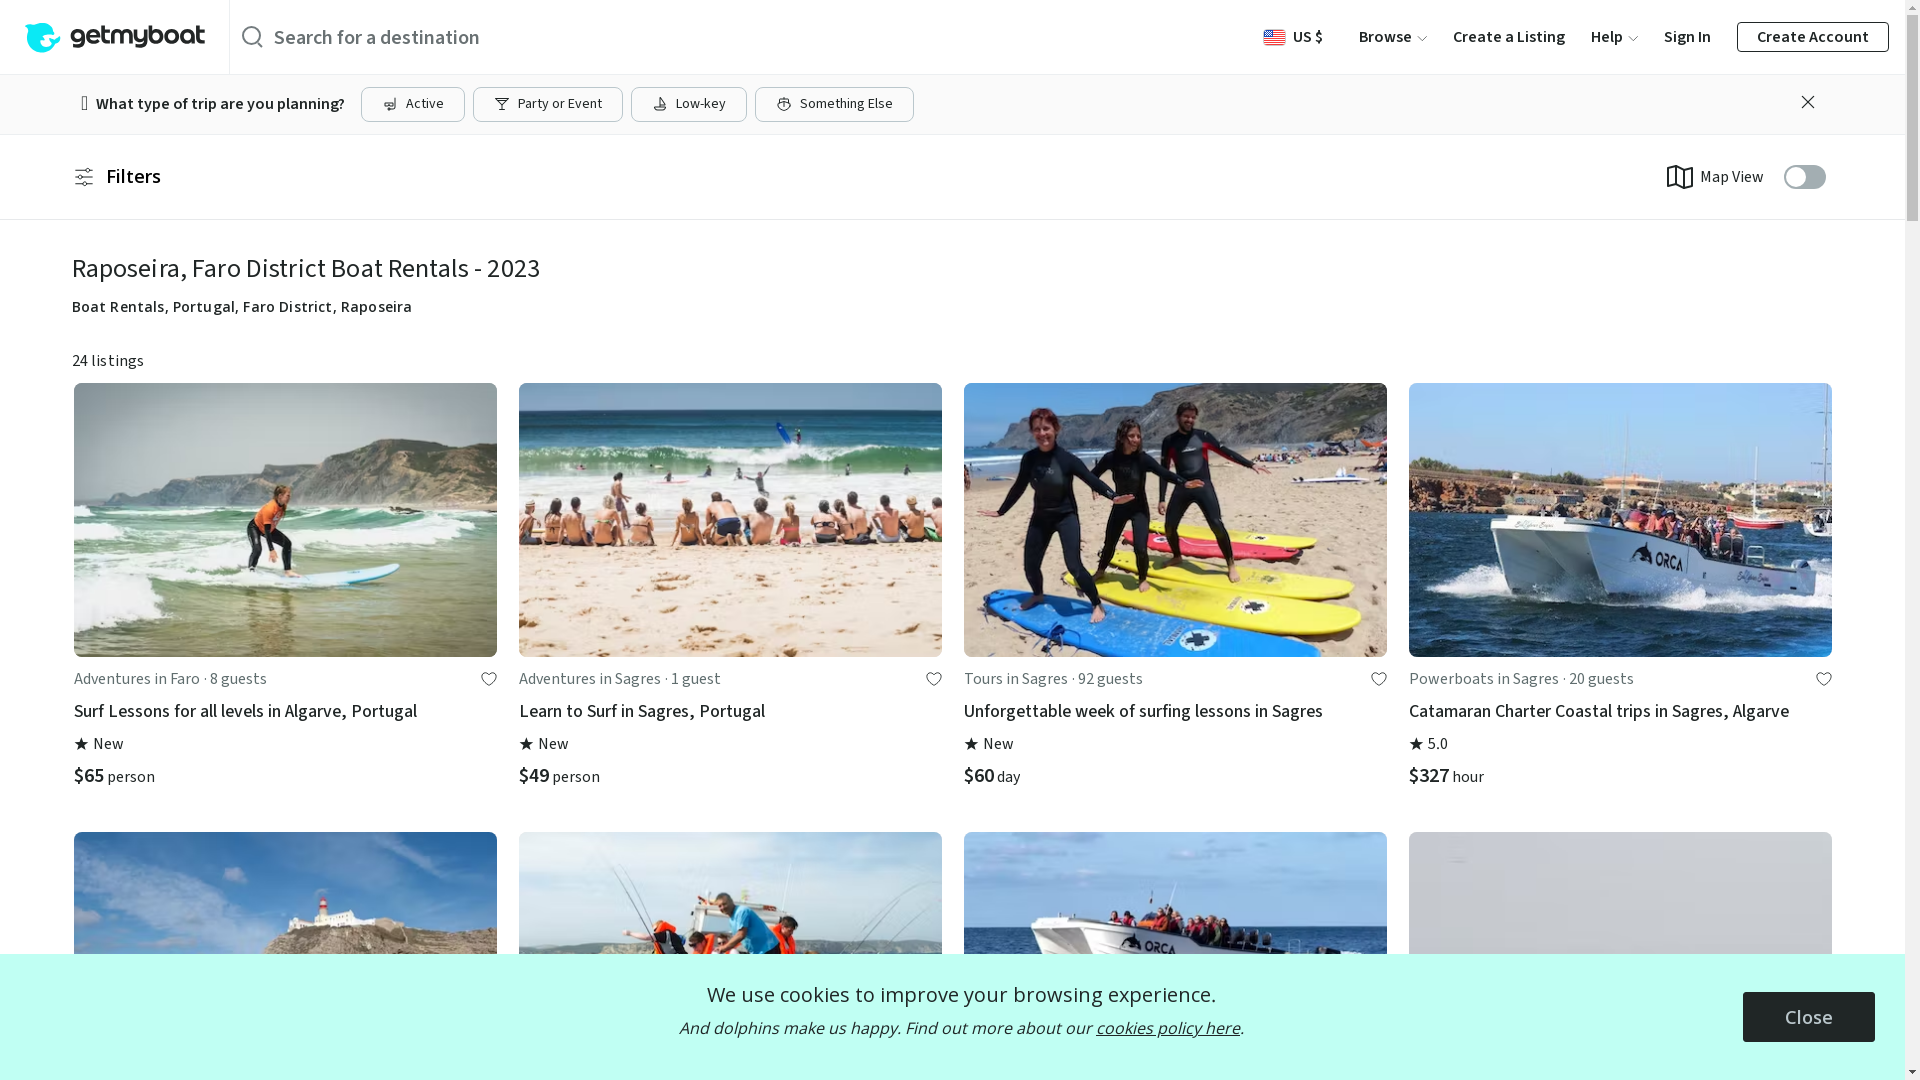 The height and width of the screenshot is (1080, 1920). Describe the element at coordinates (1508, 37) in the screenshot. I see `'Create a Listing'` at that location.